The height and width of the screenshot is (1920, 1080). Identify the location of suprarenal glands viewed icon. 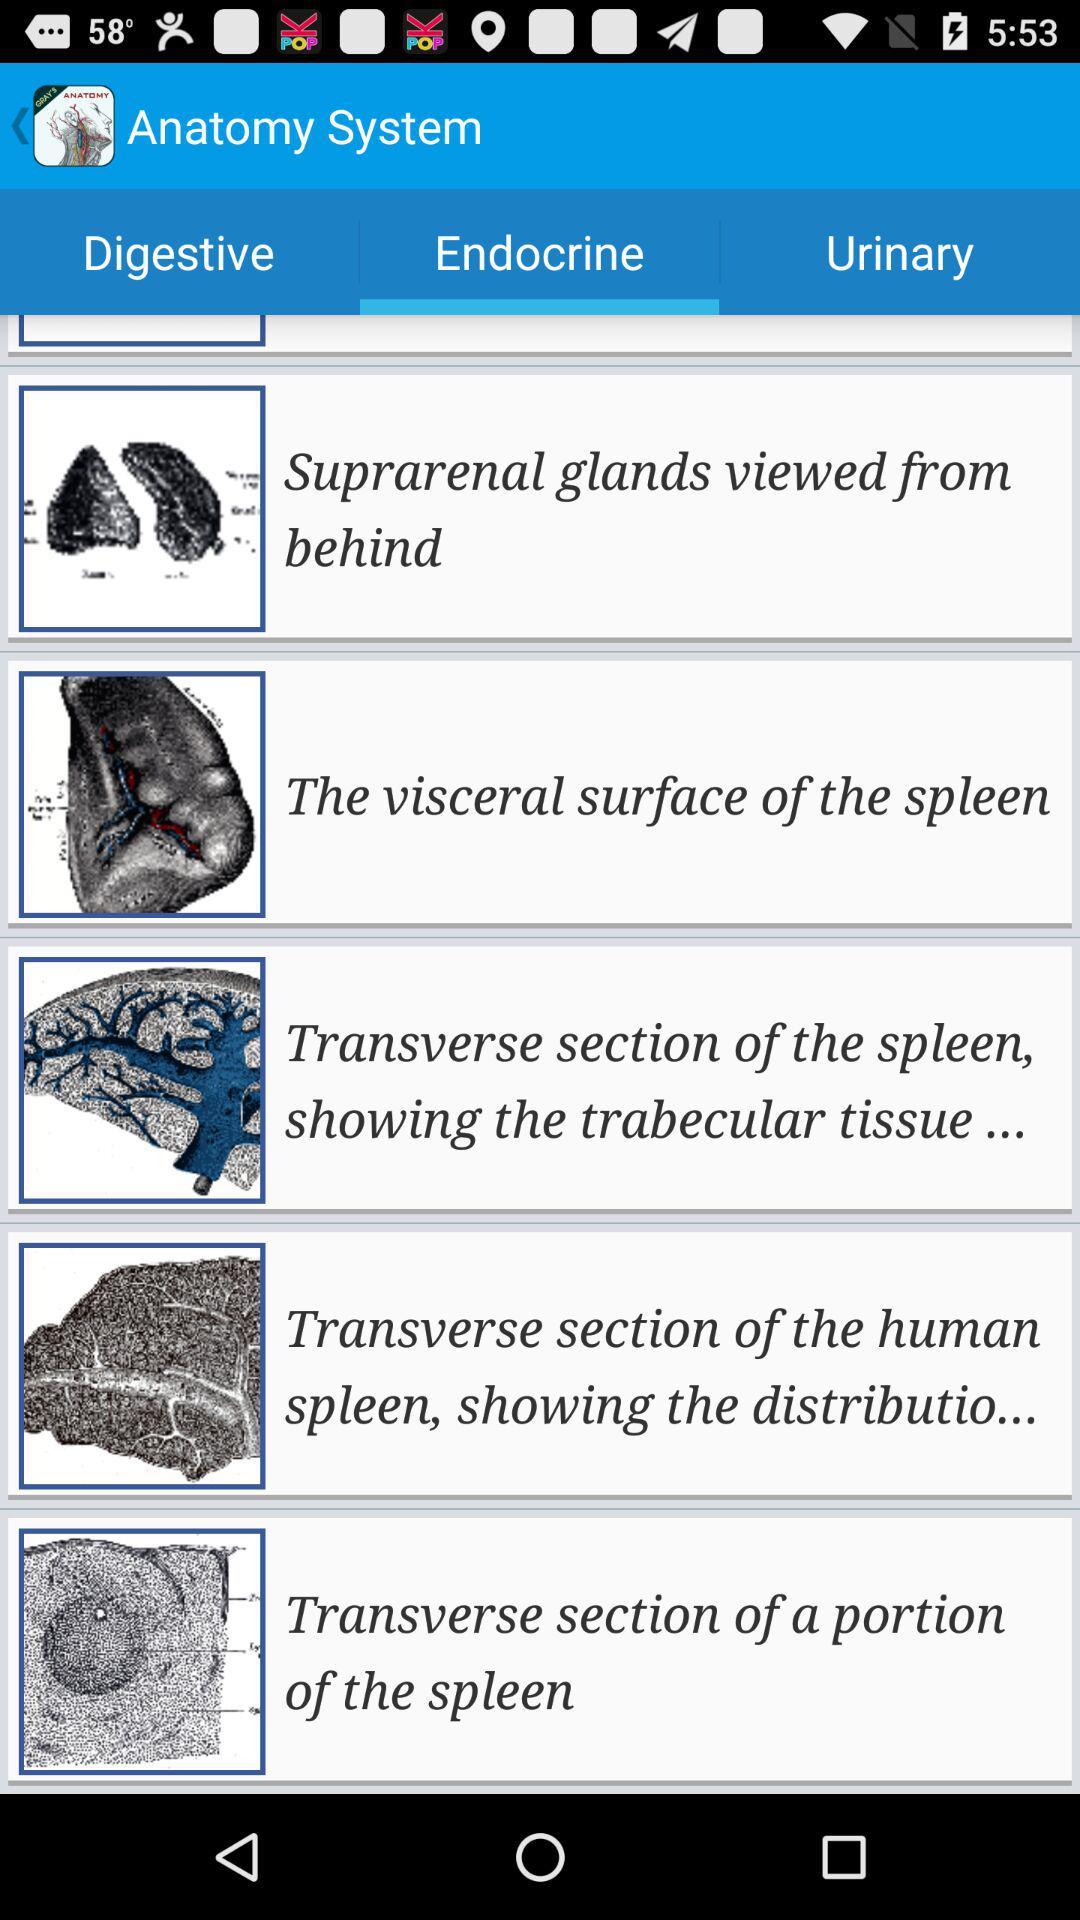
(670, 508).